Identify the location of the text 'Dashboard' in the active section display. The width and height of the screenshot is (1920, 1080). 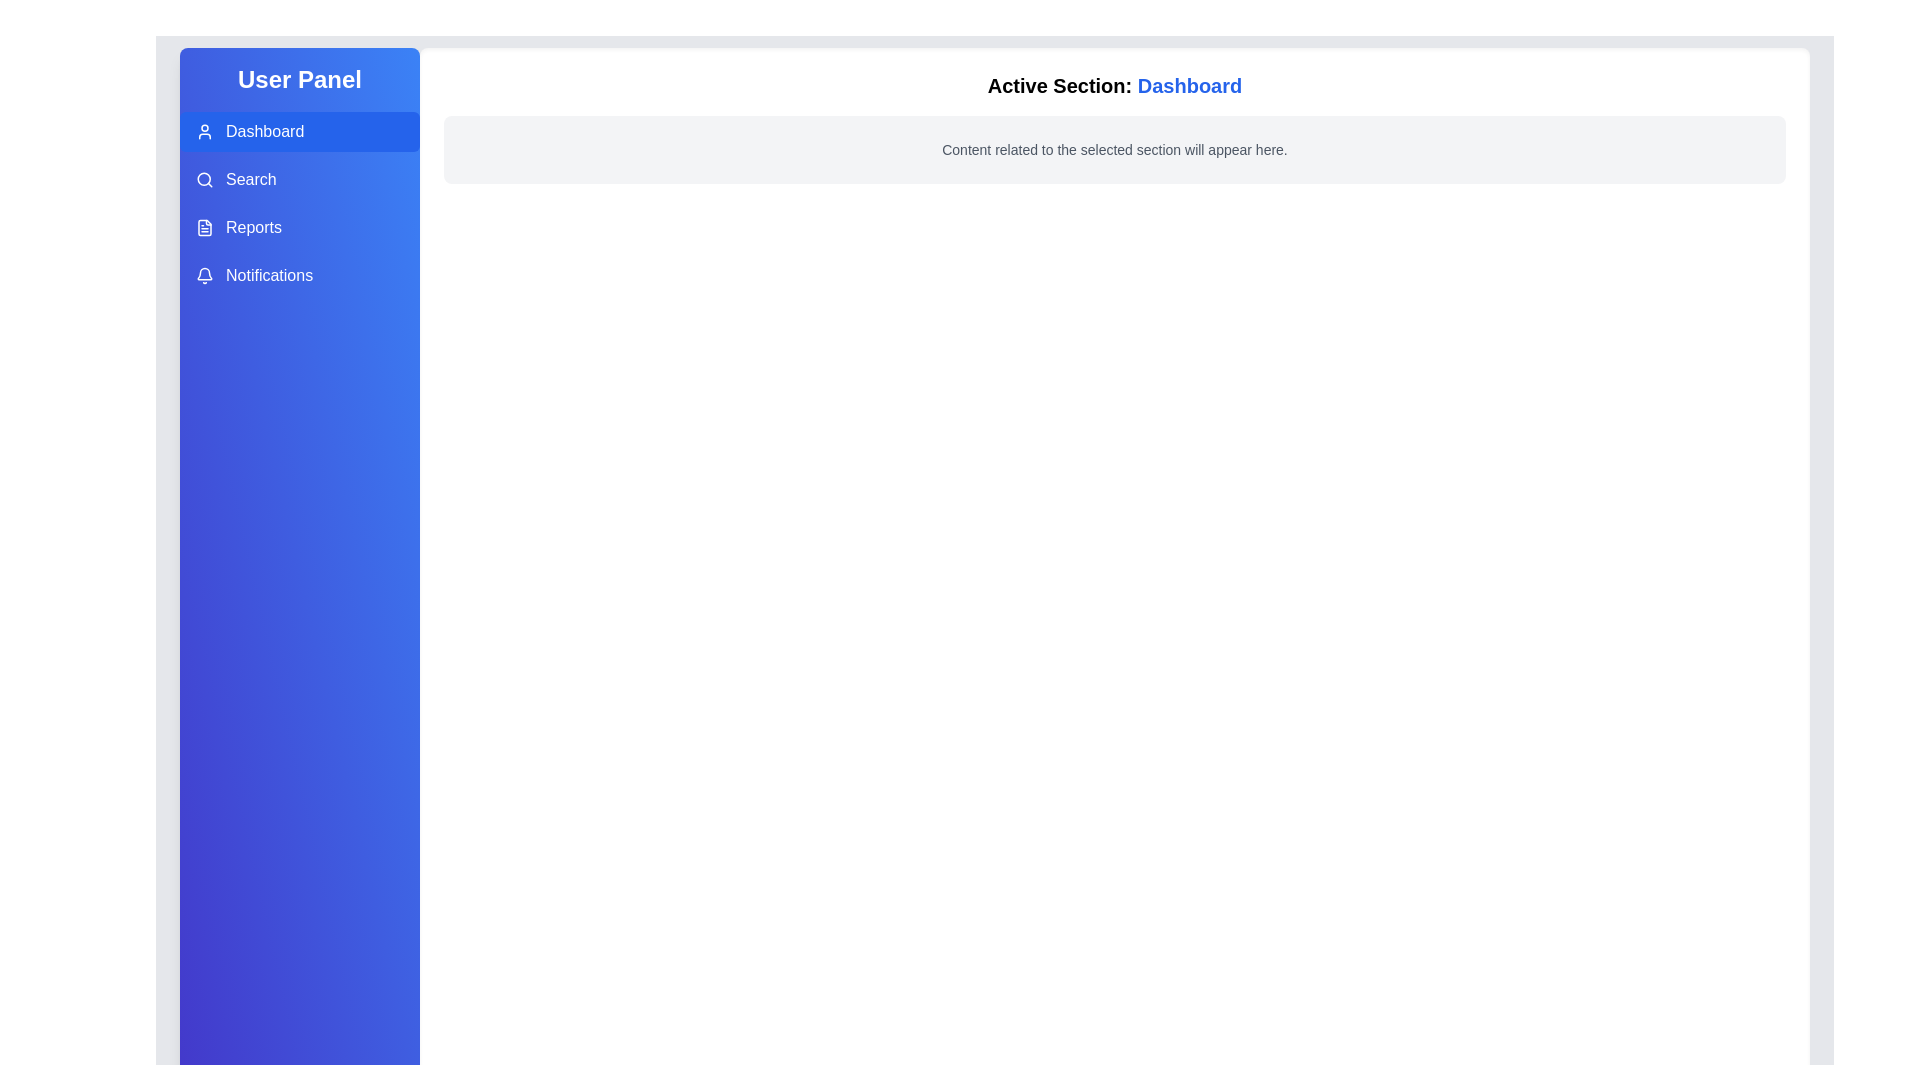
(1190, 84).